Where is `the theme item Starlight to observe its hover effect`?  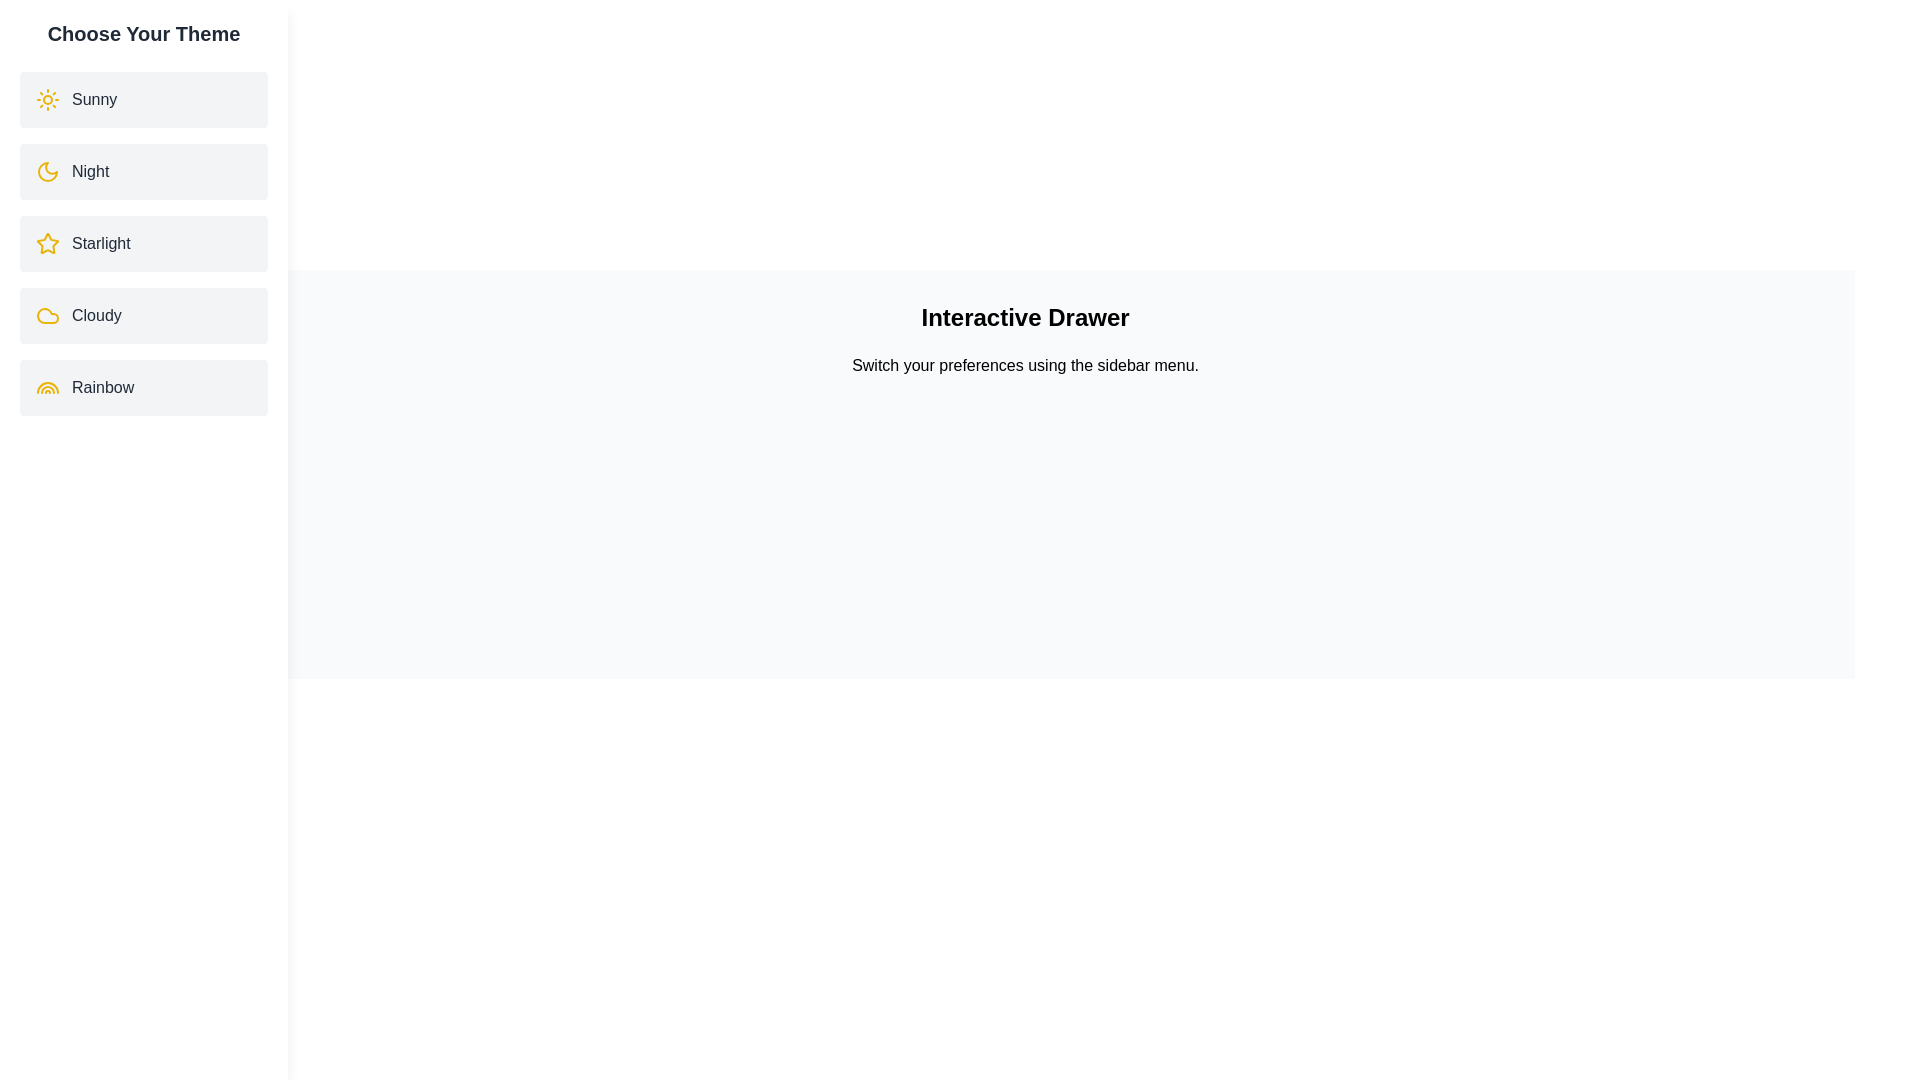 the theme item Starlight to observe its hover effect is located at coordinates (143, 242).